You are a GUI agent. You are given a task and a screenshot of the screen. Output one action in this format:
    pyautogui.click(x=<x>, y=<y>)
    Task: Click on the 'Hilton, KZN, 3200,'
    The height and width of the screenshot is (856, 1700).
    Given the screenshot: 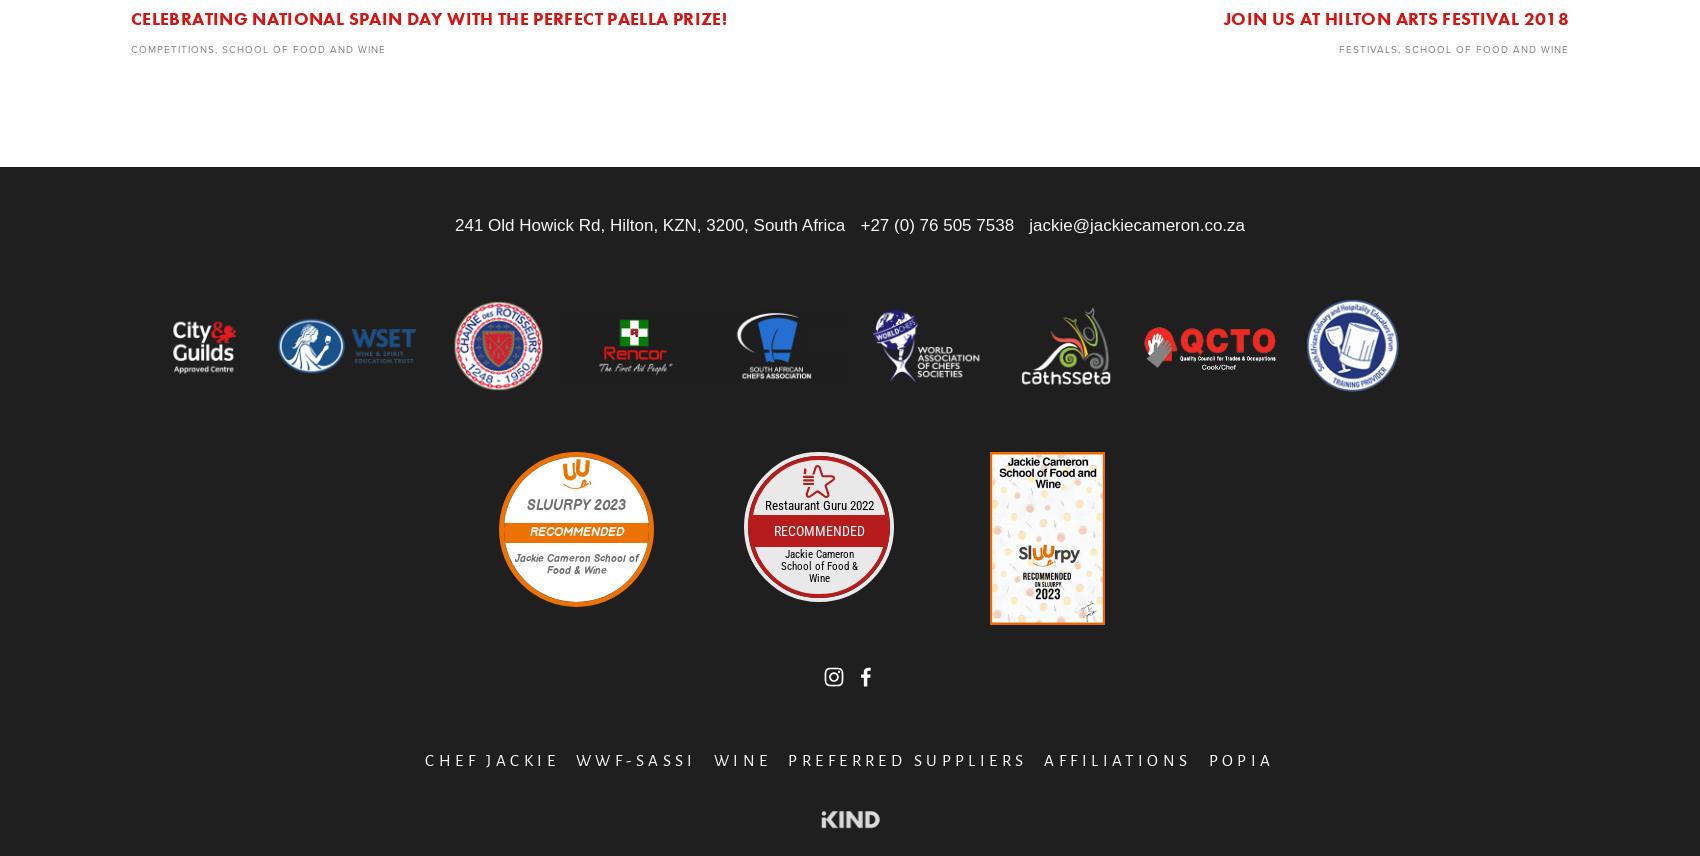 What is the action you would take?
    pyautogui.click(x=607, y=225)
    